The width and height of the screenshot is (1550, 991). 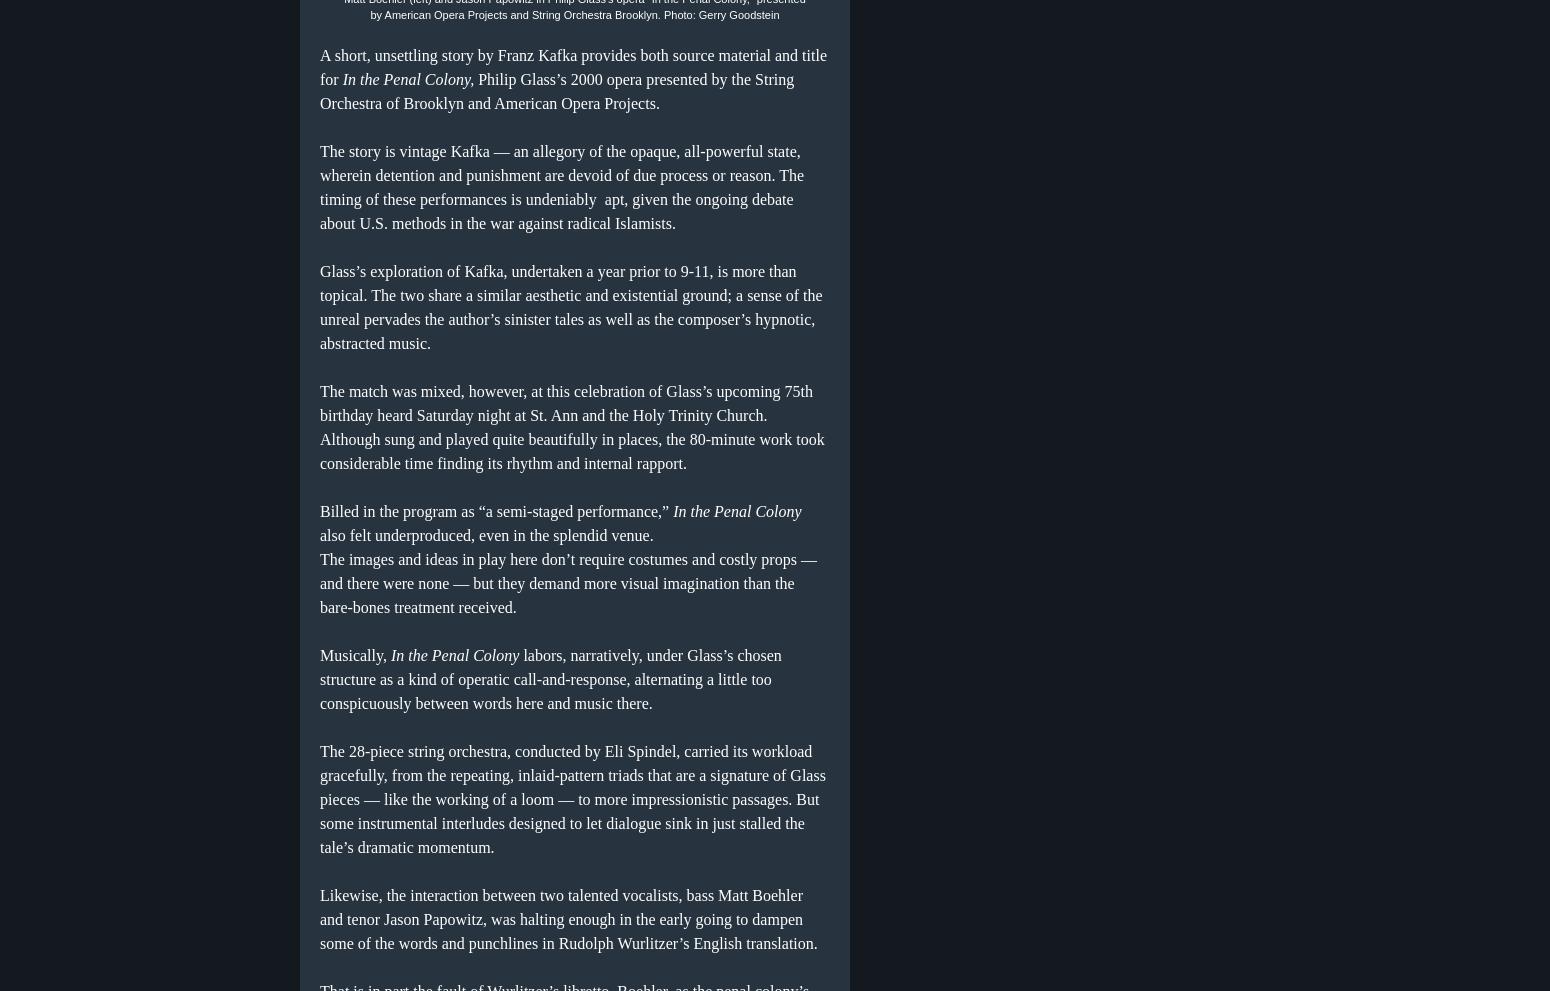 I want to click on 'Likewise, the interaction between two talented vocalists, bass Matt Boehler and tenor Jason Papowitz, was halting enough in the early going to dampen some of the words and punchlines in Rudolph Wurlitzer’s English translation.', so click(x=319, y=917).